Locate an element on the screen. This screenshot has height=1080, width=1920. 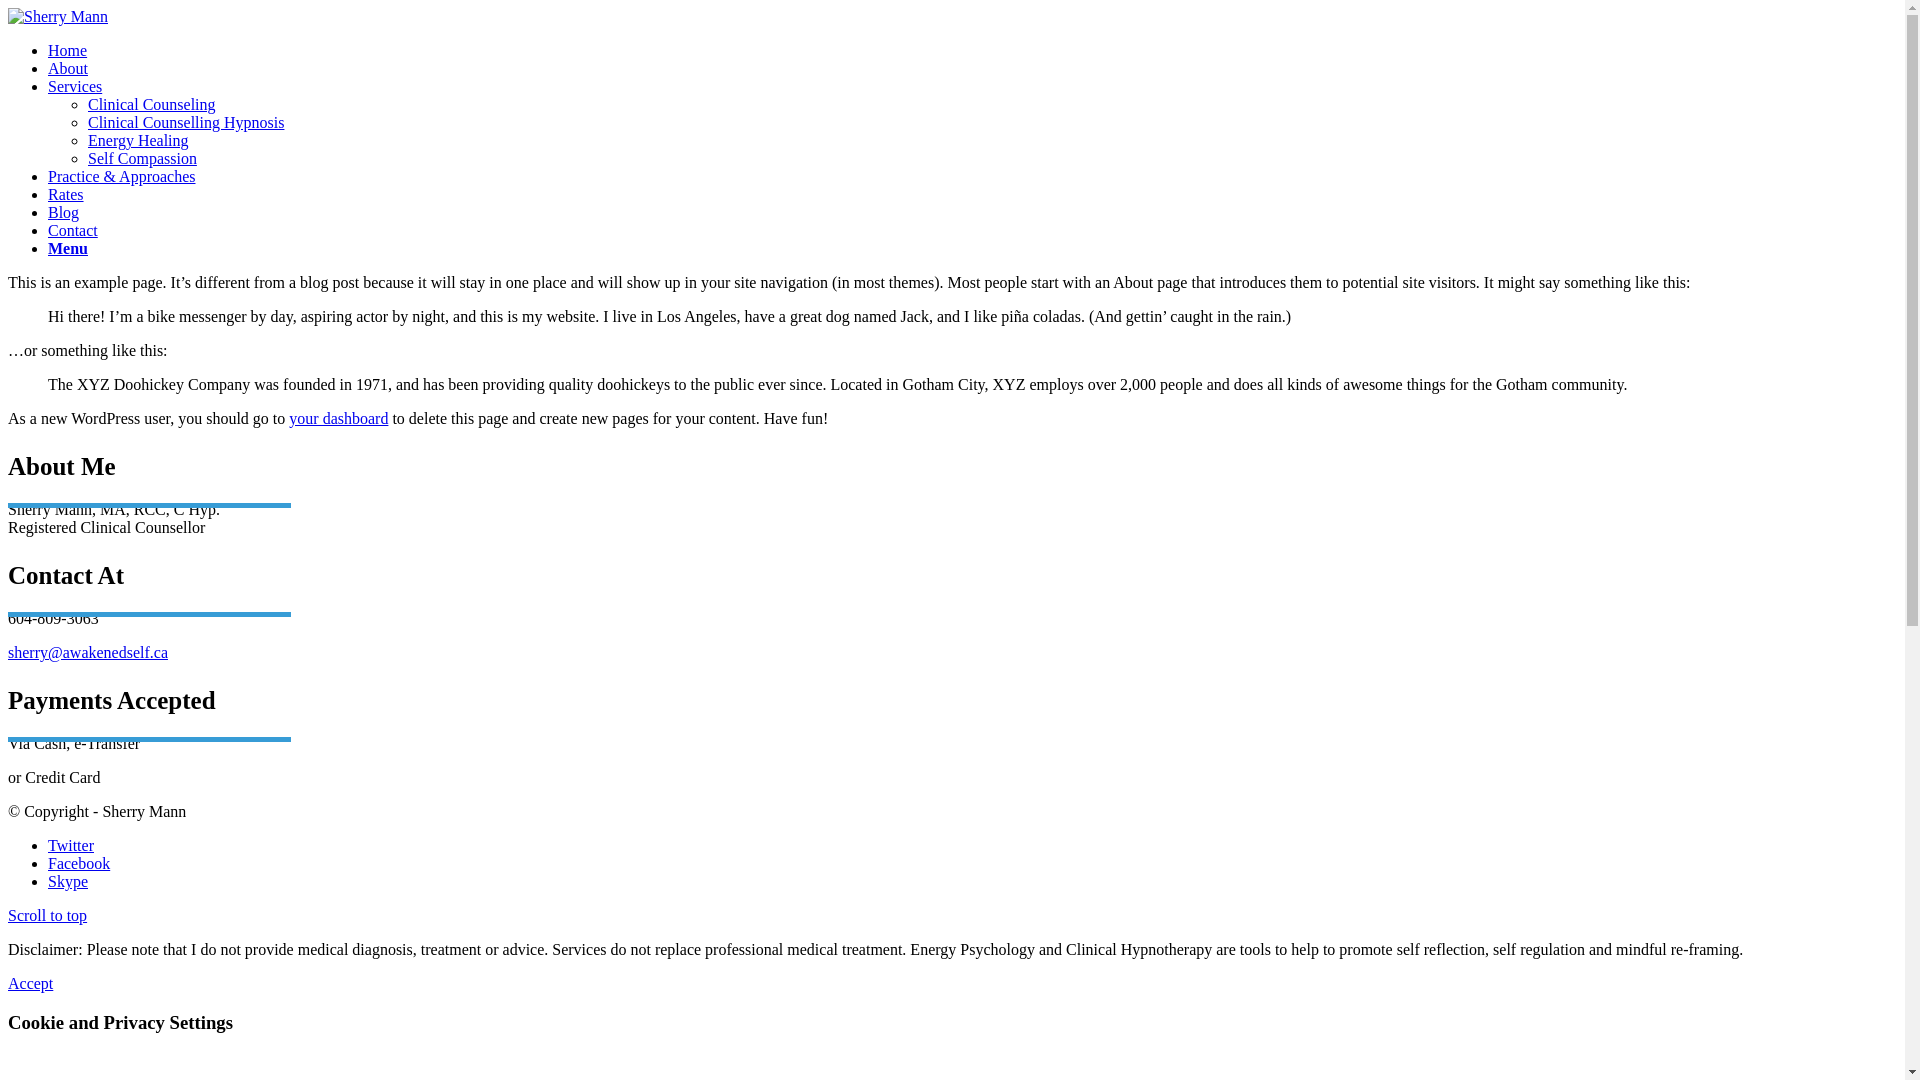
'Practice & Approaches' is located at coordinates (48, 175).